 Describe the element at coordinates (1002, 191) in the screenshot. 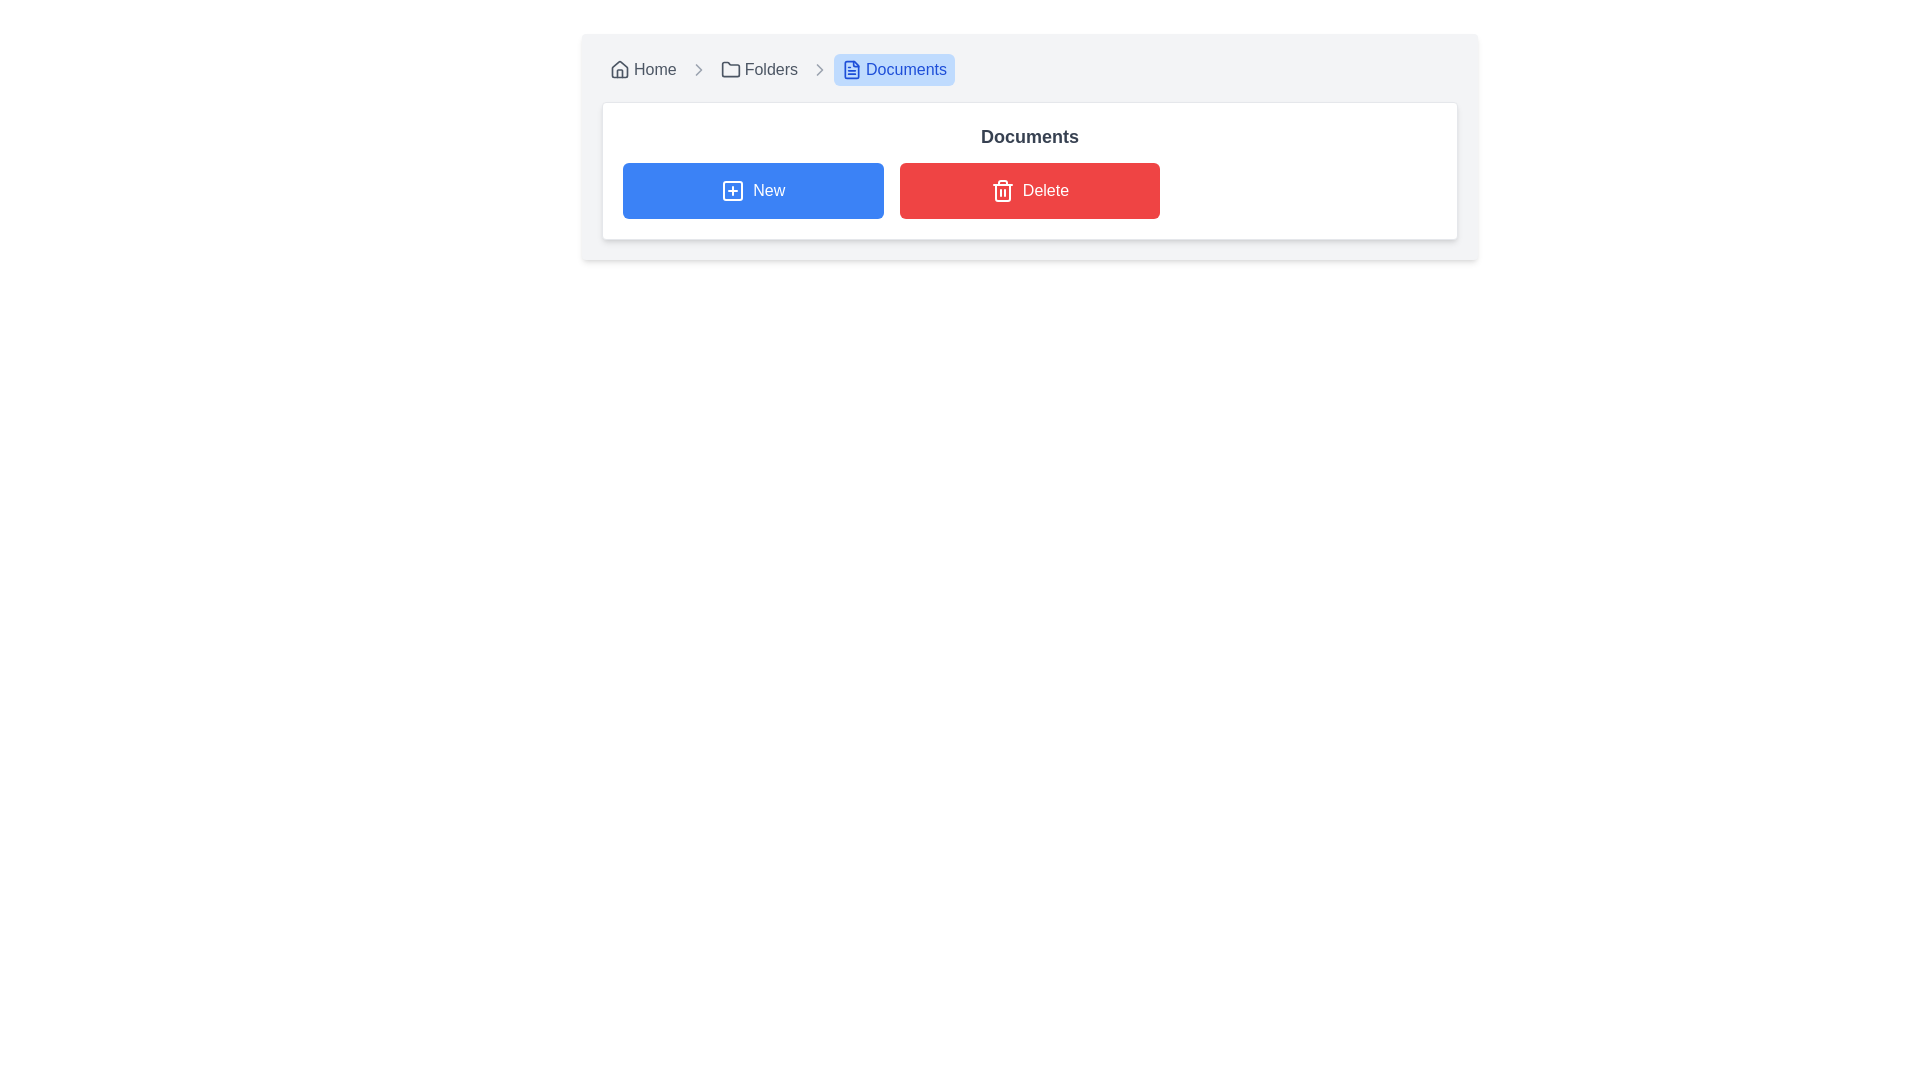

I see `the appearance of the trash can icon located within the red 'Delete' button in the 'Documents' section, positioned to the left of the 'Delete' text` at that location.